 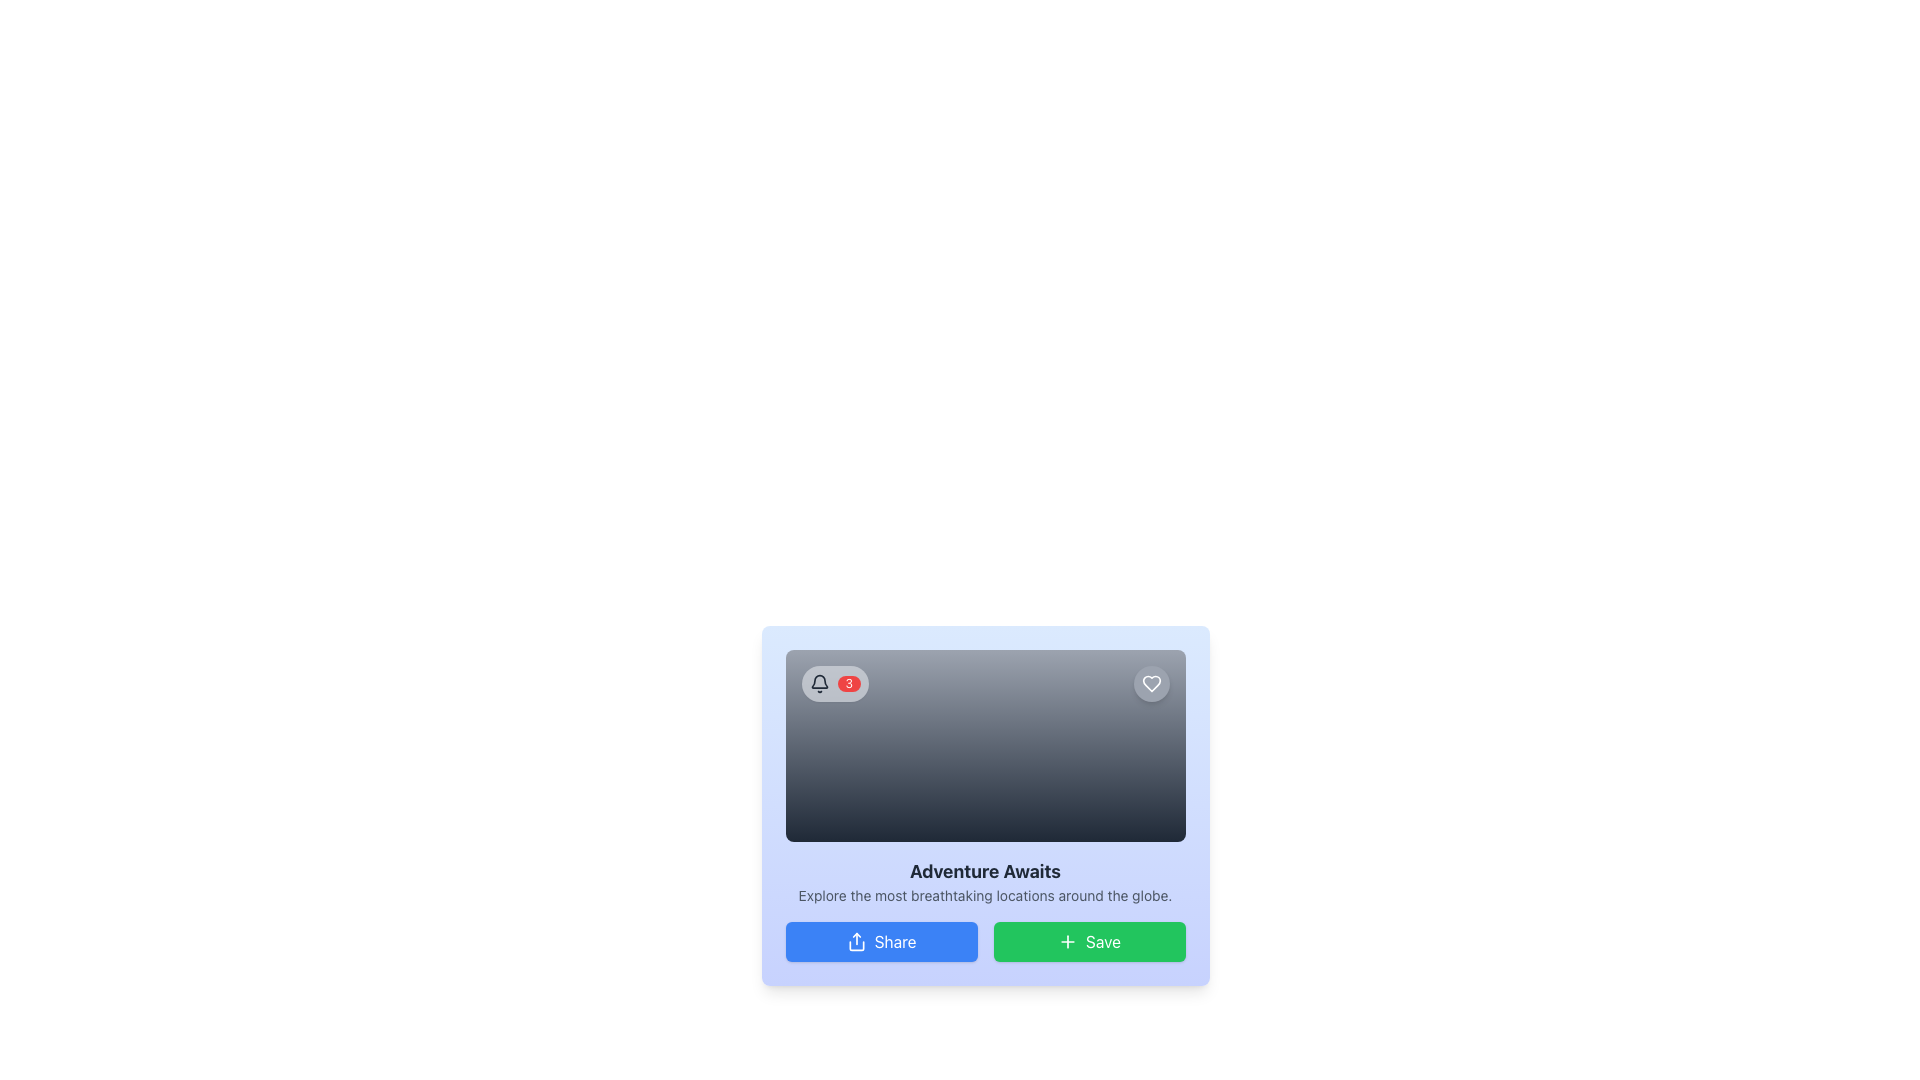 I want to click on the 'Save' button located on the bottom right of the interactive area, which is a green button aligned with a plus icon and adjacent to a blue 'Share' button, so click(x=1102, y=941).